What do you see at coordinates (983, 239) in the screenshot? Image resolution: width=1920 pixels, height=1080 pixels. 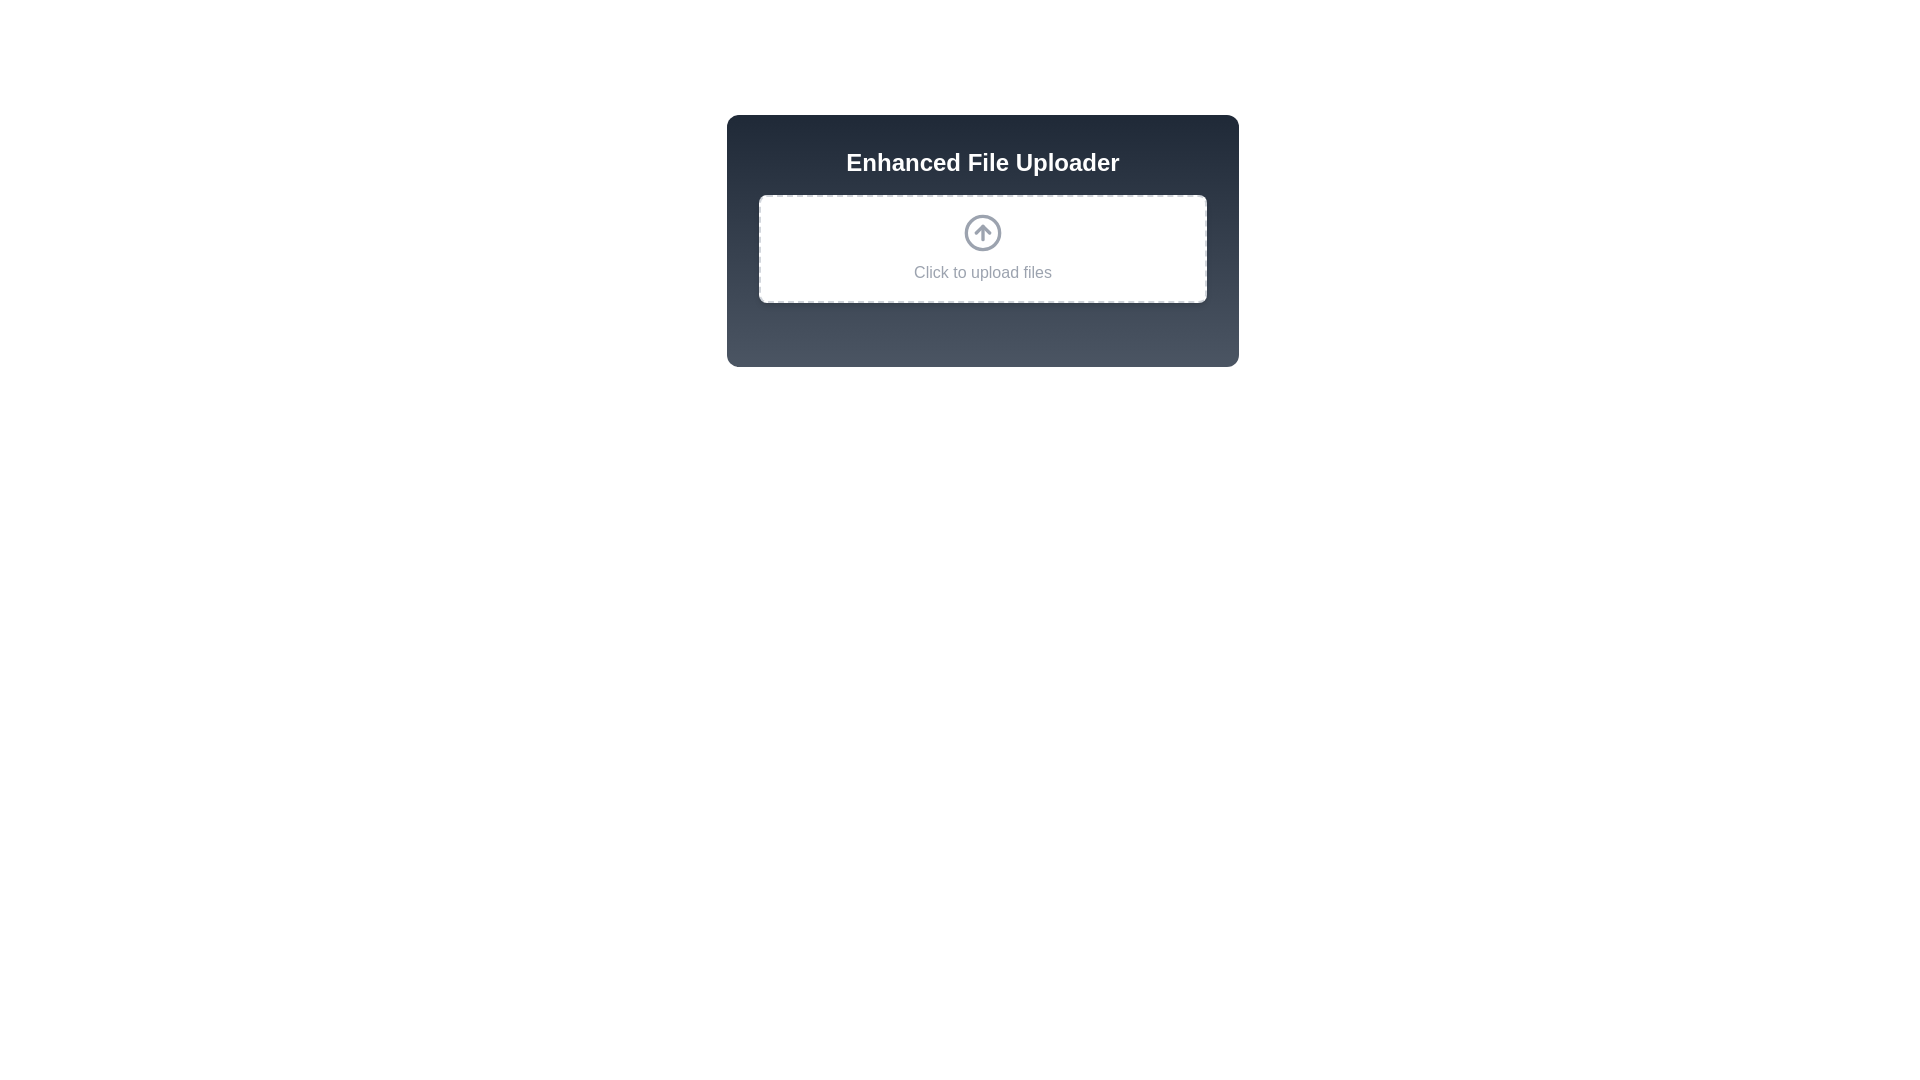 I see `and drop files into the outlined area of the 'Enhanced File Uploader' section, which features a gradient background and a dashed border indicating interactivity` at bounding box center [983, 239].